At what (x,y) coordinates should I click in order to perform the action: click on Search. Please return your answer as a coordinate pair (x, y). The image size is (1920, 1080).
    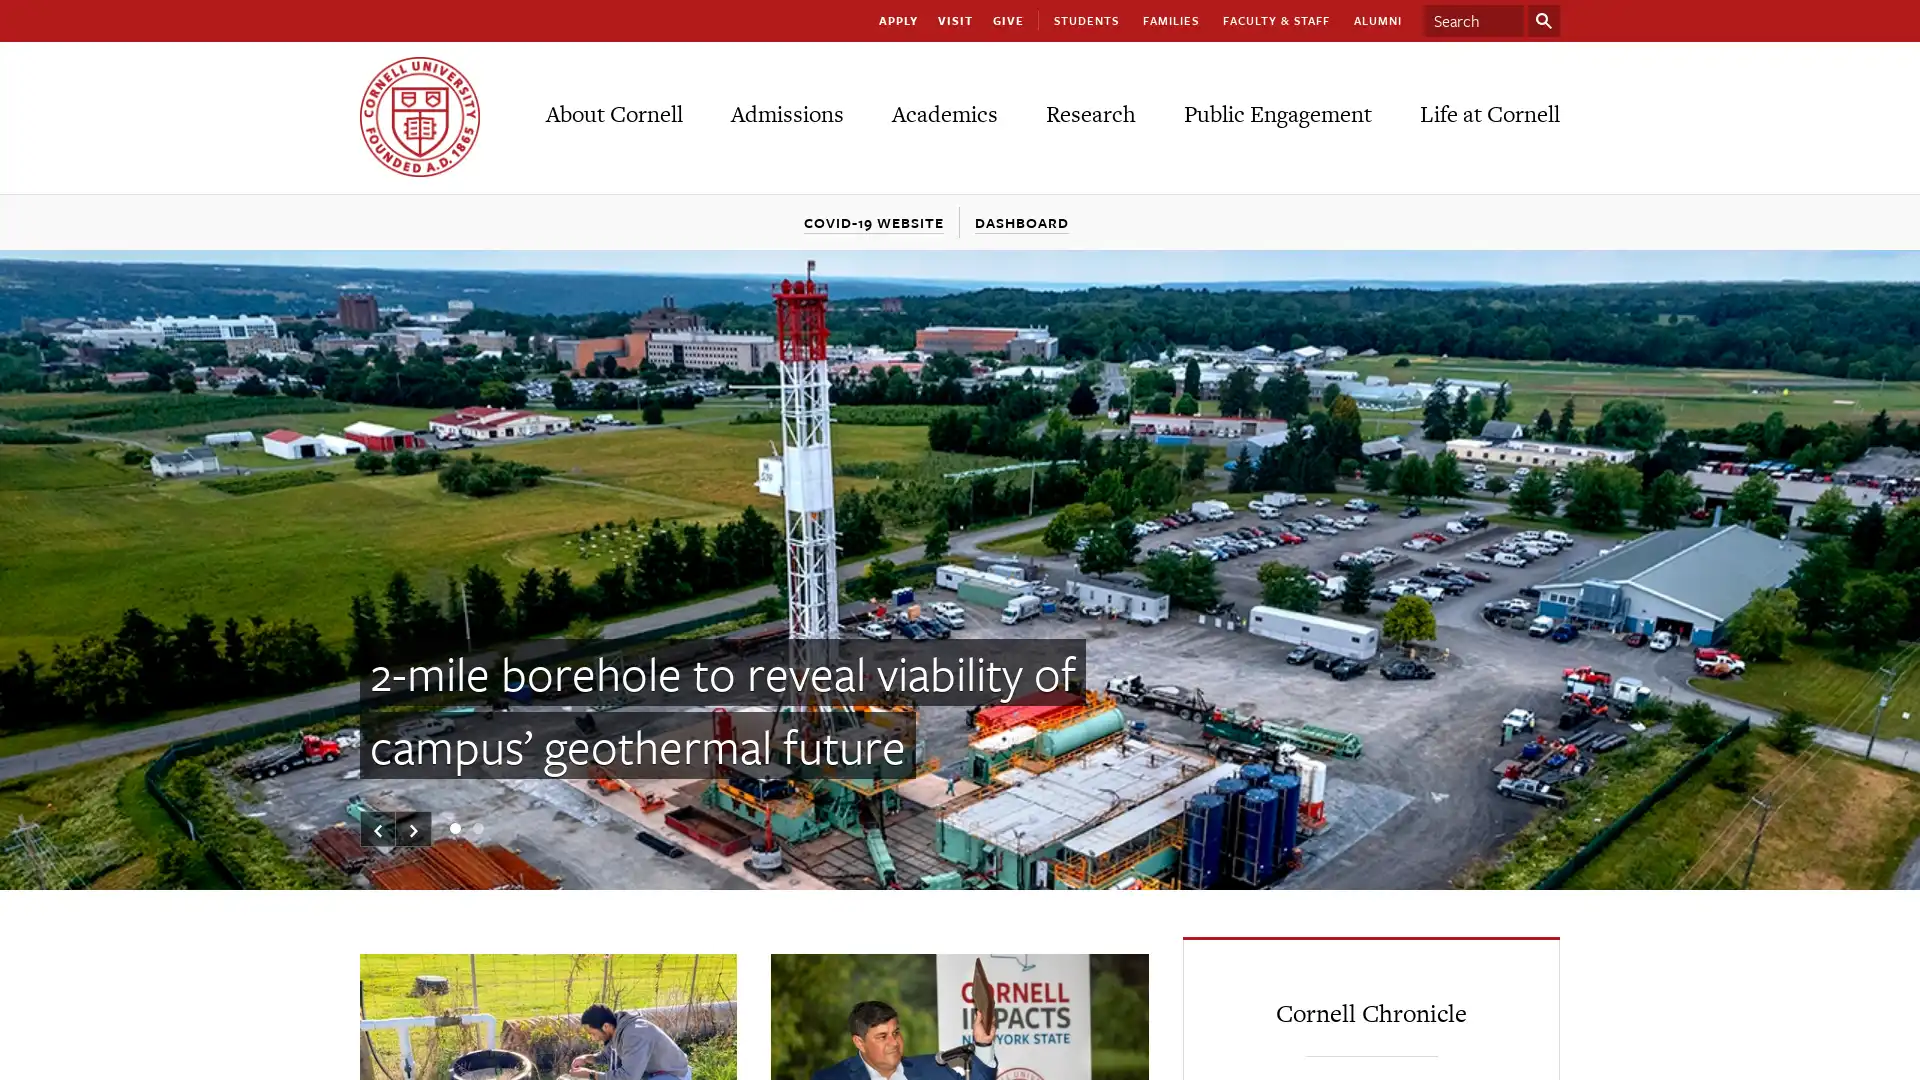
    Looking at the image, I should click on (1543, 20).